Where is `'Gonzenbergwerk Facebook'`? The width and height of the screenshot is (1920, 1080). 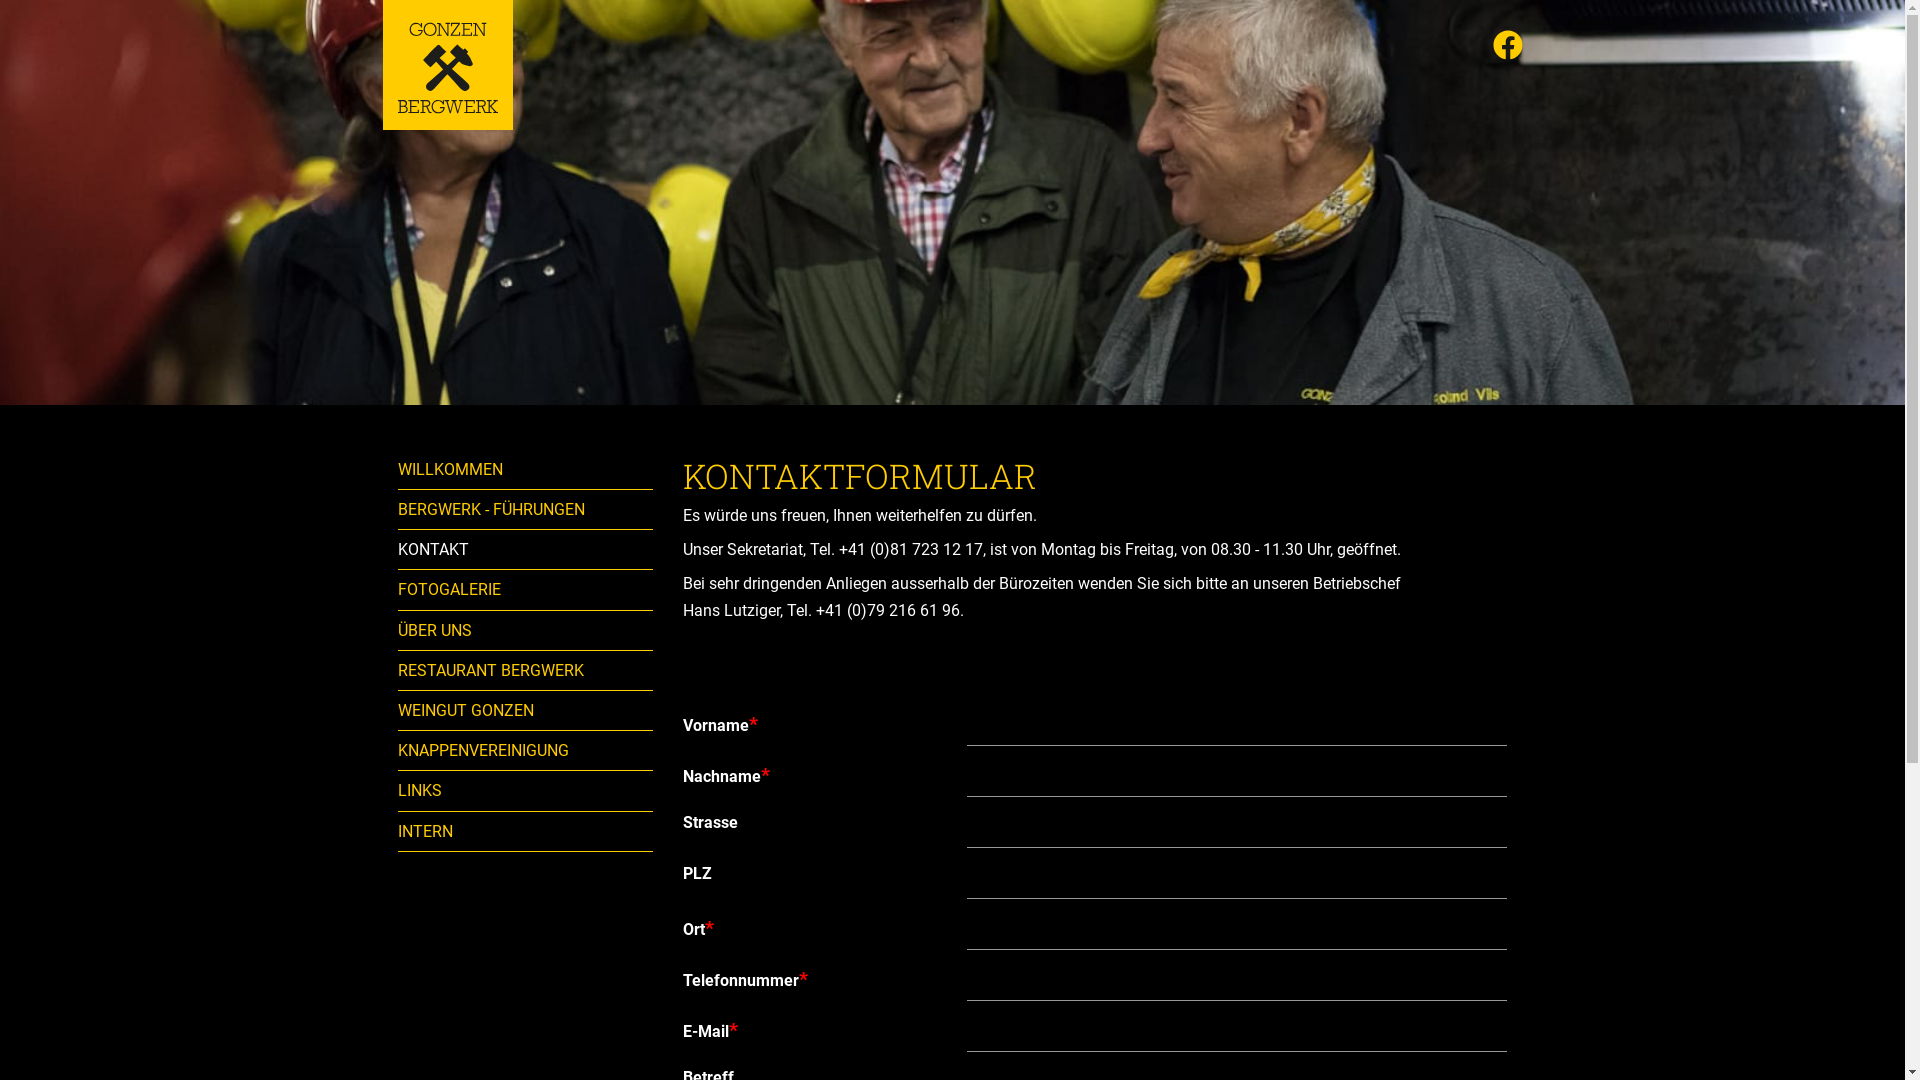 'Gonzenbergwerk Facebook' is located at coordinates (1507, 47).